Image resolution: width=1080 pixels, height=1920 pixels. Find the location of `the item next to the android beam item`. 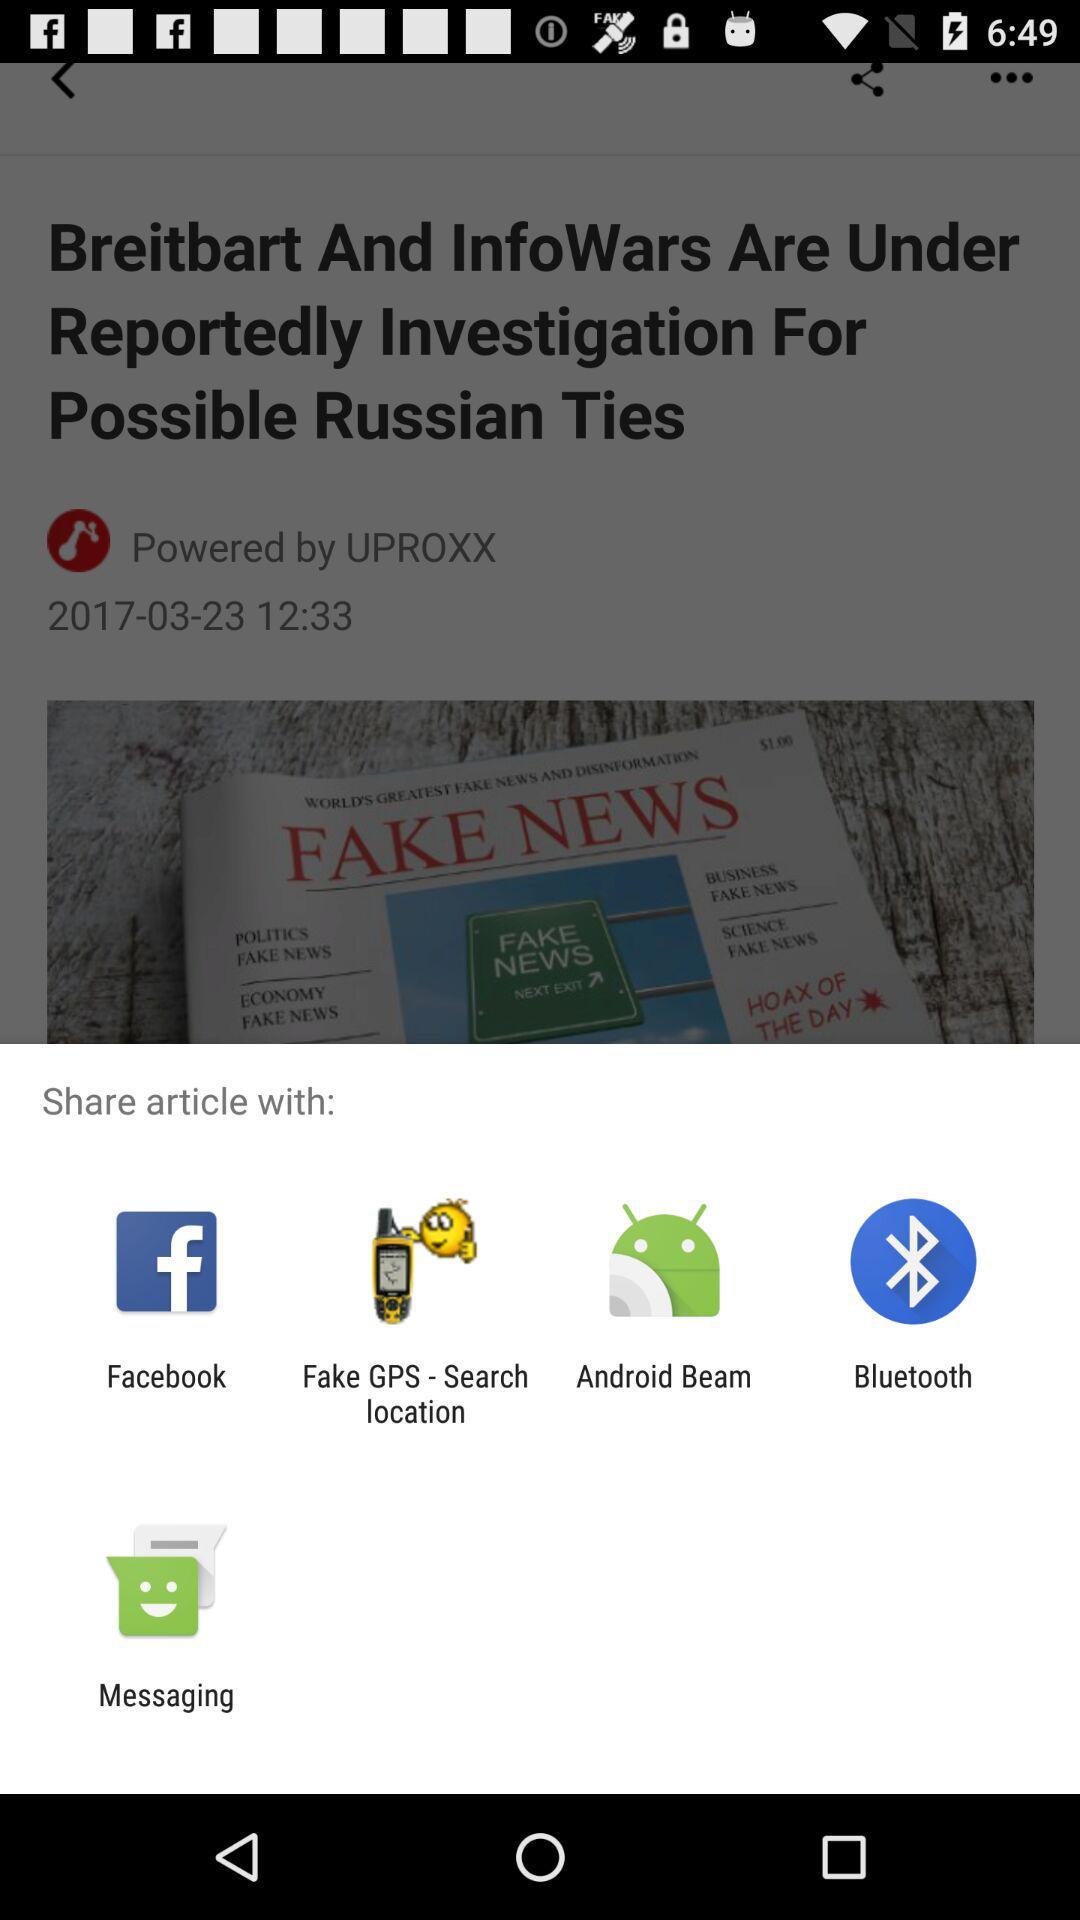

the item next to the android beam item is located at coordinates (414, 1392).